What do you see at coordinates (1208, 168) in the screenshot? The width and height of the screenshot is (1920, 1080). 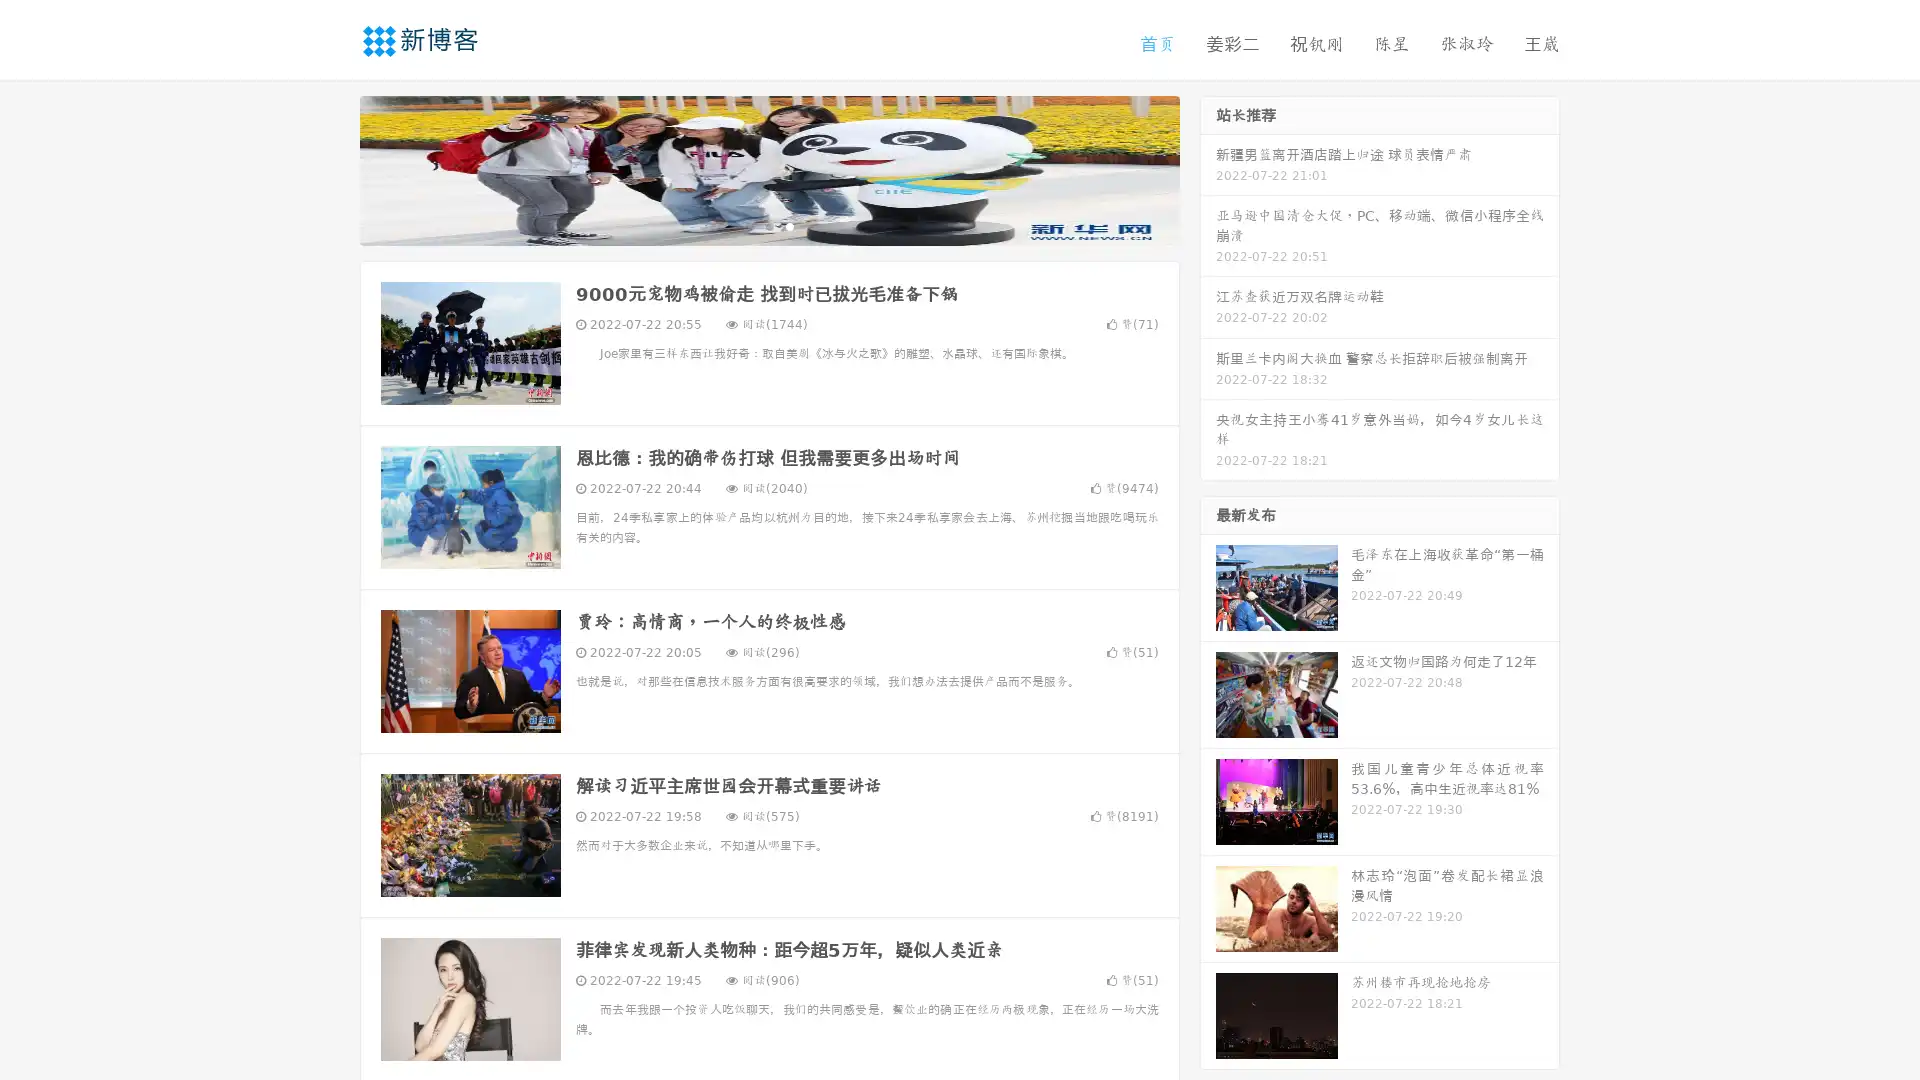 I see `Next slide` at bounding box center [1208, 168].